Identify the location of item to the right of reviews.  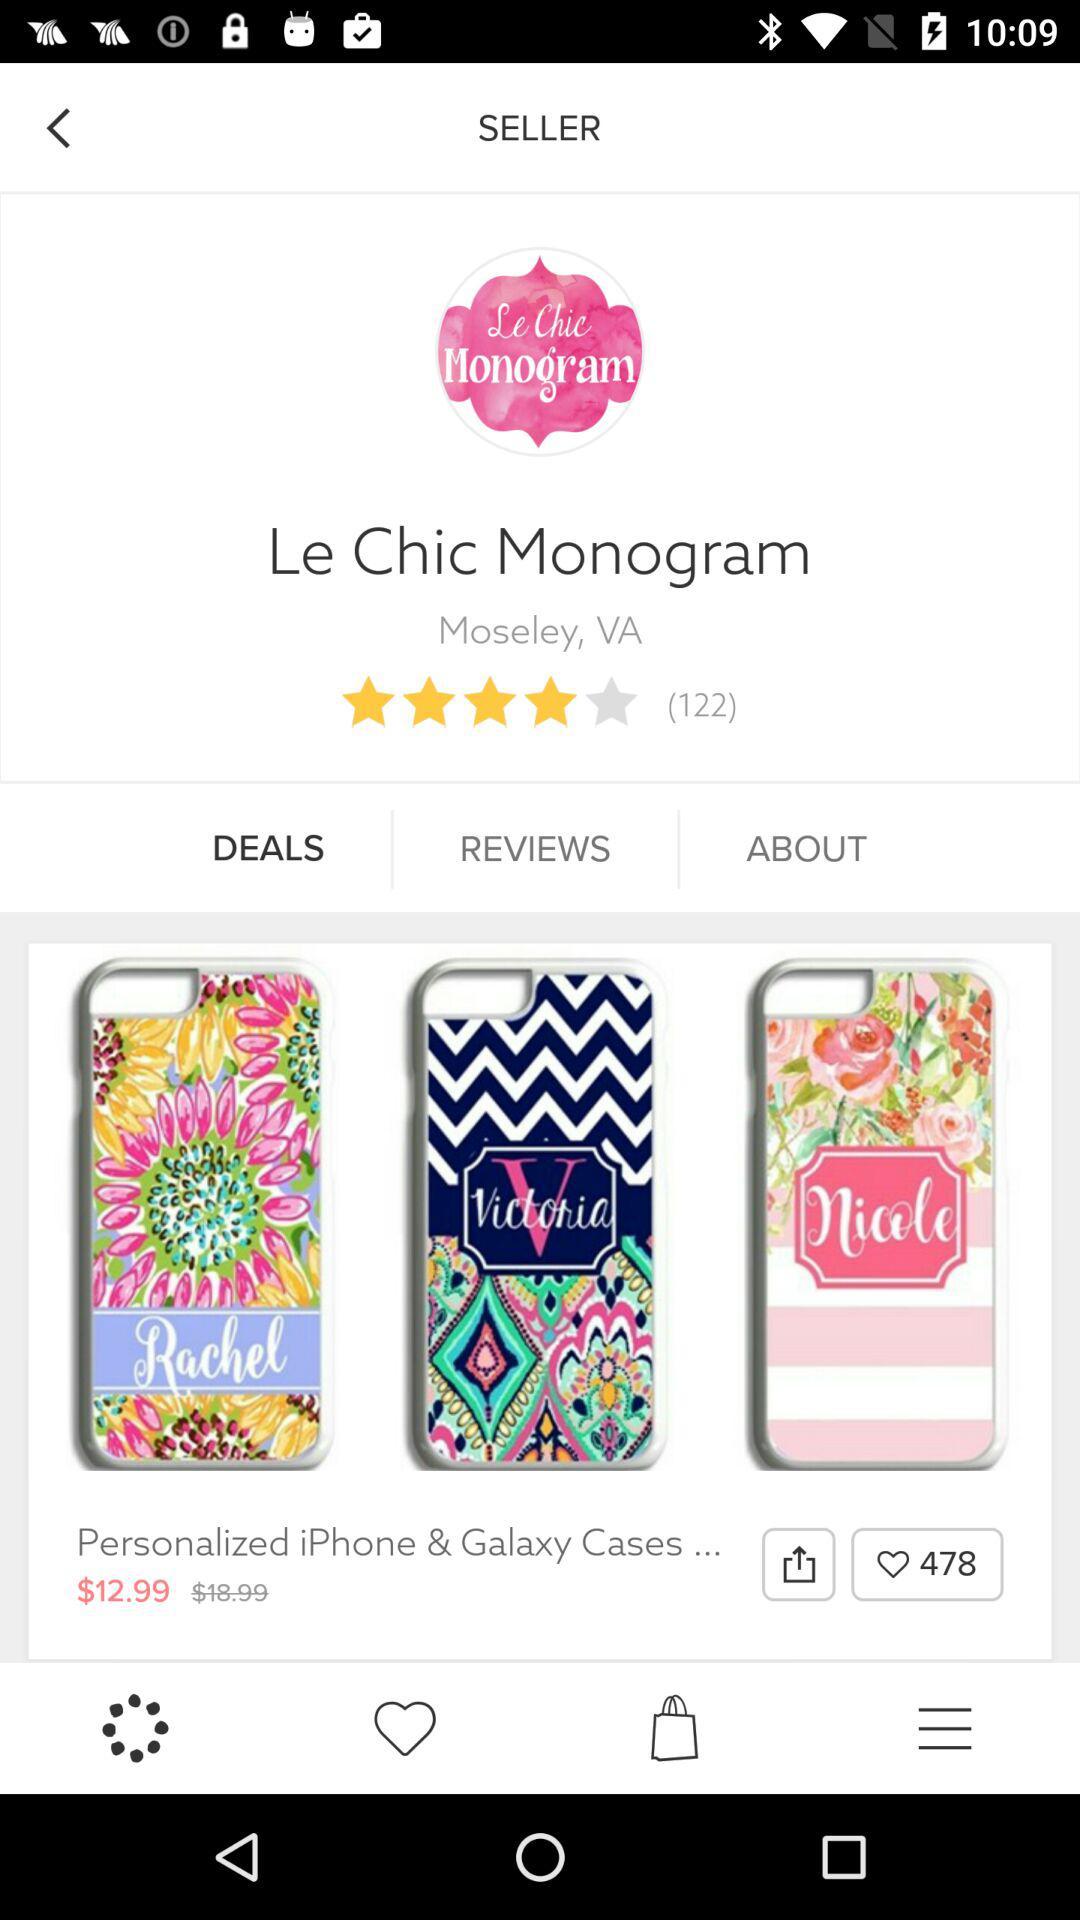
(805, 849).